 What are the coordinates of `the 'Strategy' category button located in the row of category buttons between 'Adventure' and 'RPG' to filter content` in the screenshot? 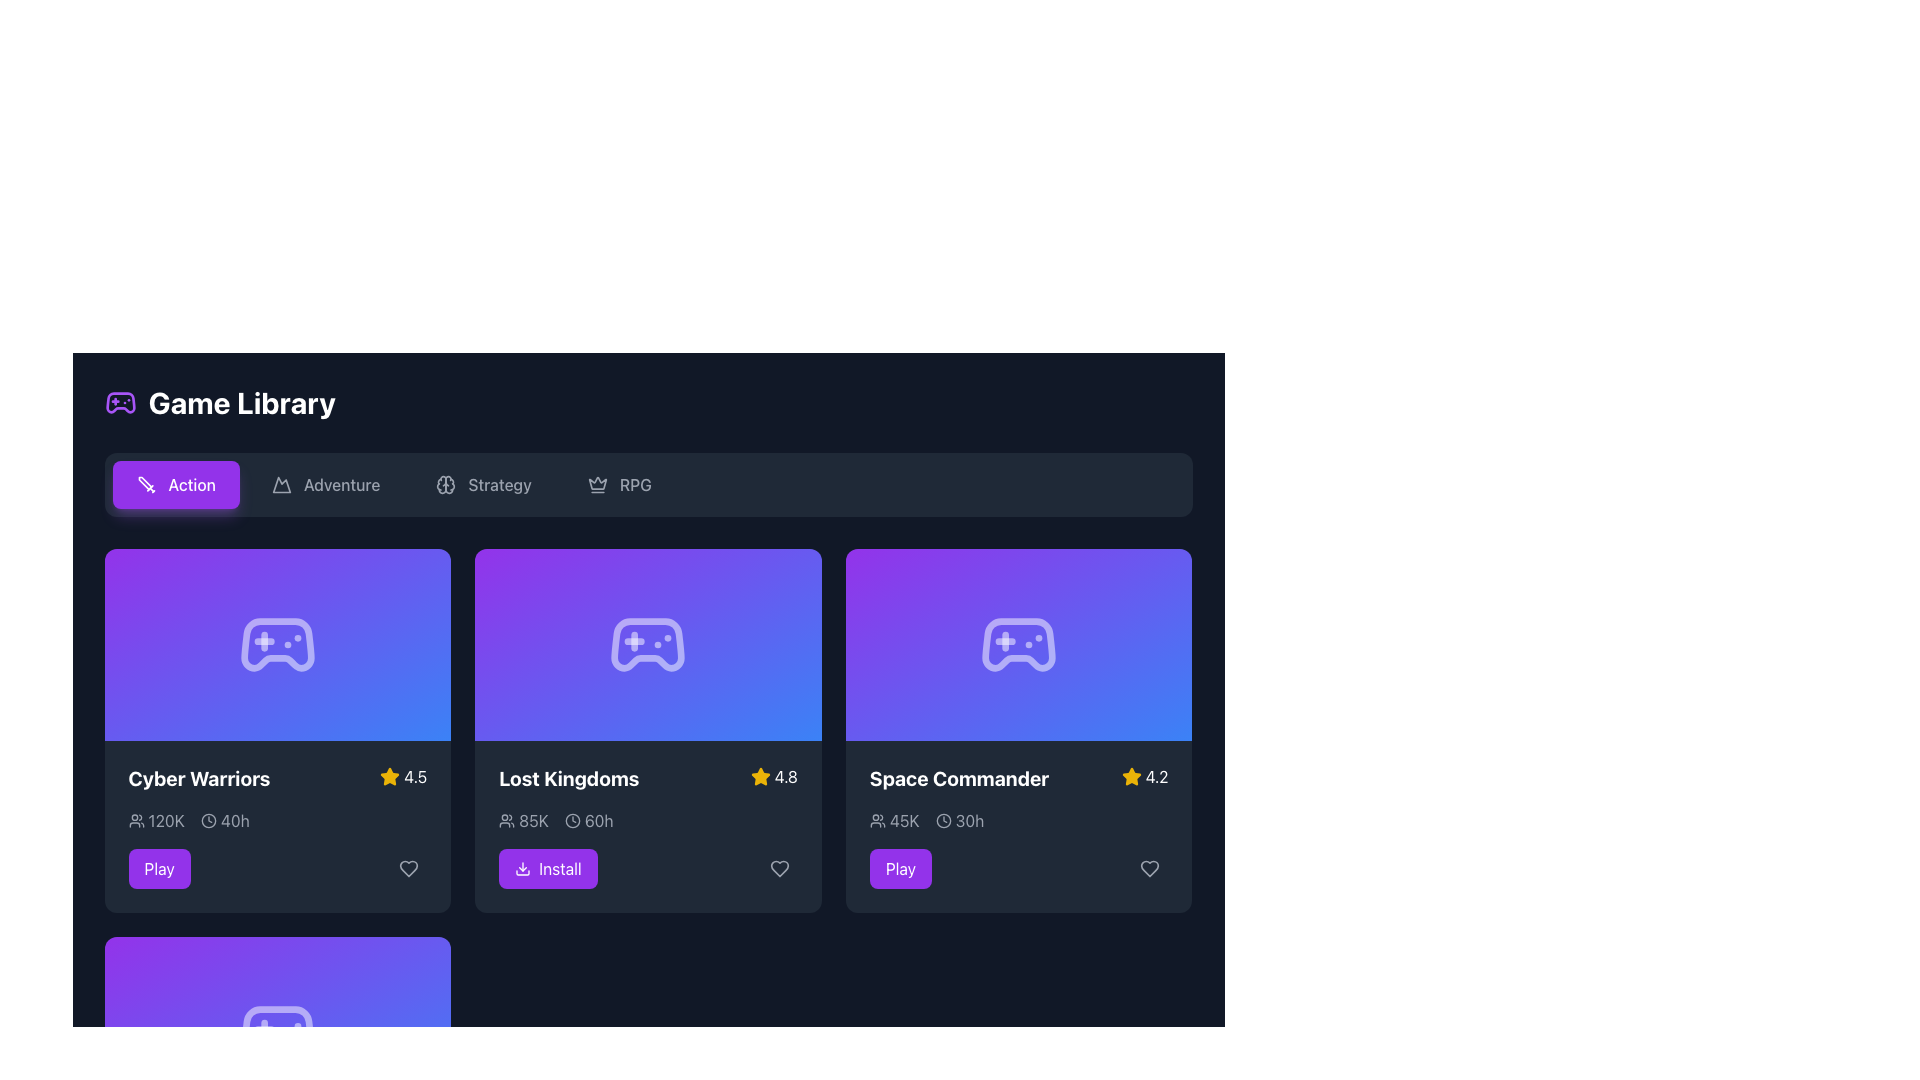 It's located at (484, 485).